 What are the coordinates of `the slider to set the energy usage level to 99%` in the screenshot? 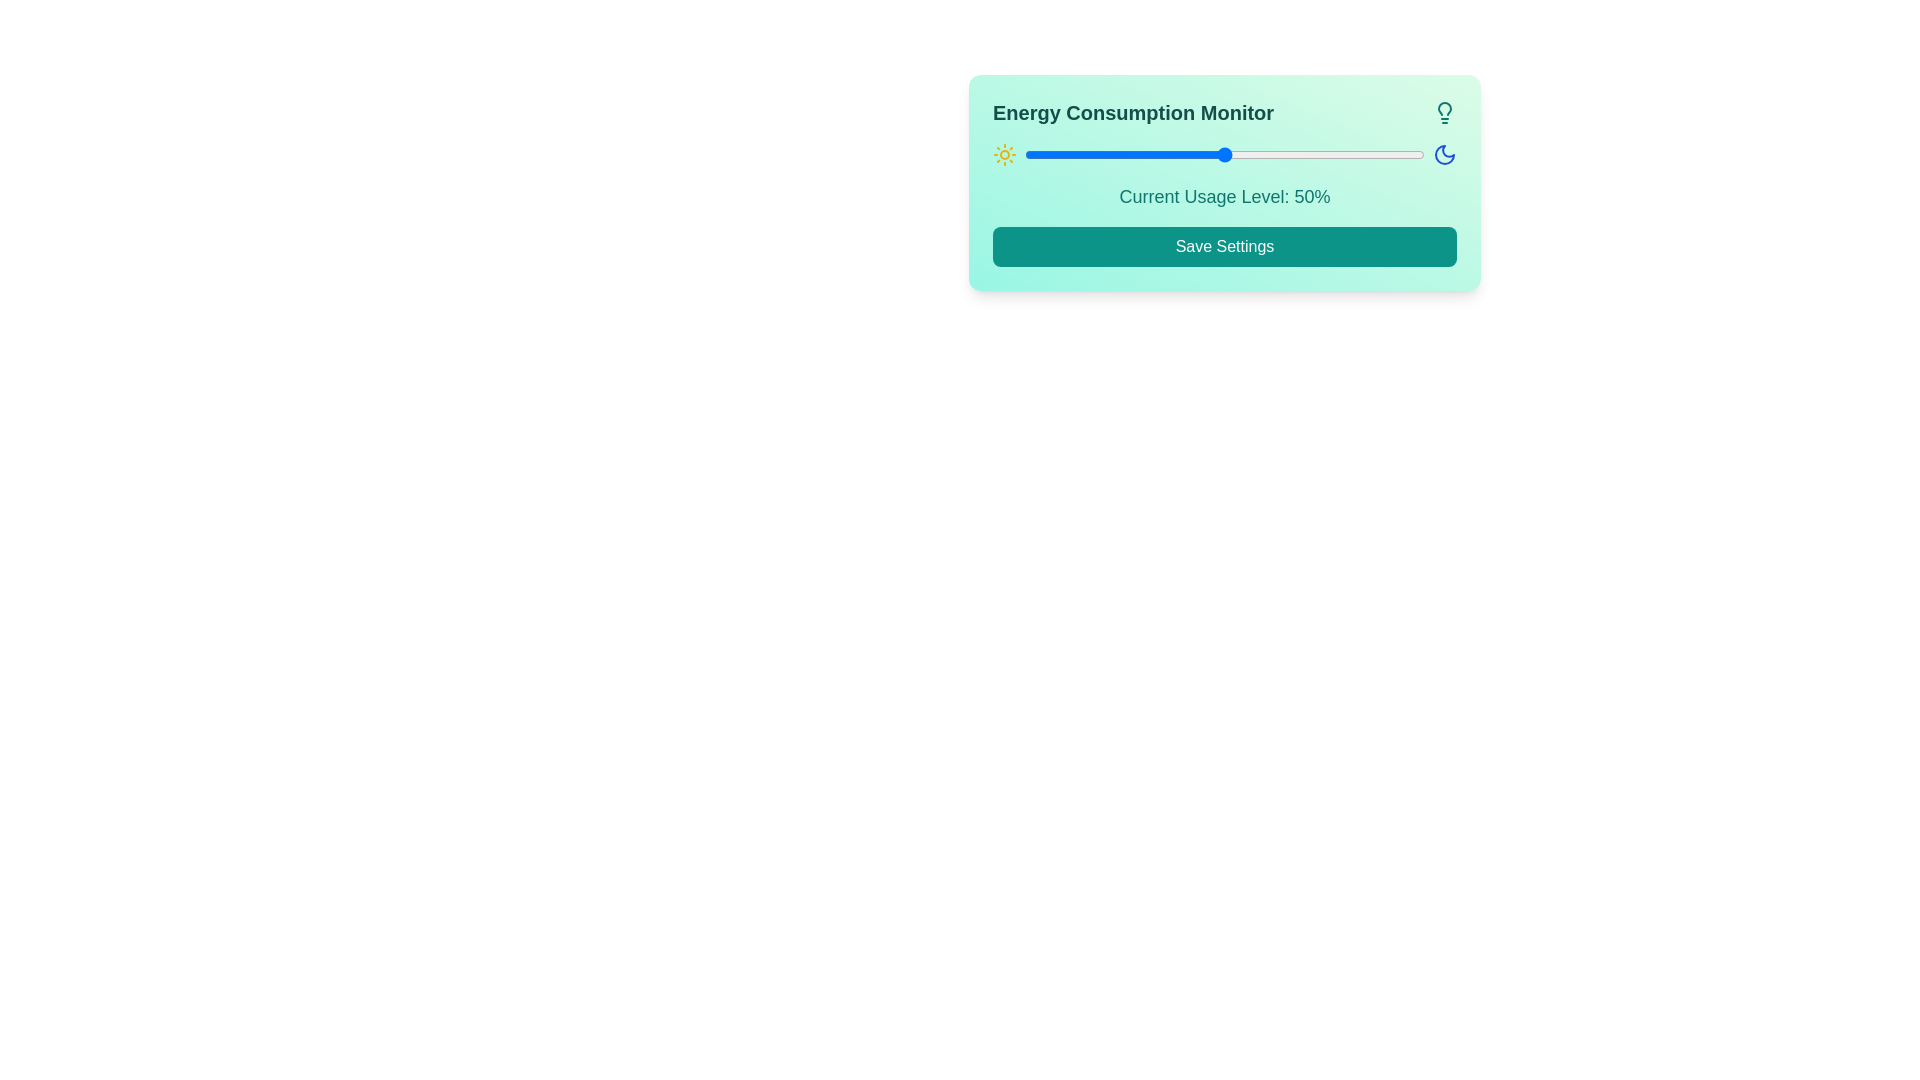 It's located at (1419, 153).